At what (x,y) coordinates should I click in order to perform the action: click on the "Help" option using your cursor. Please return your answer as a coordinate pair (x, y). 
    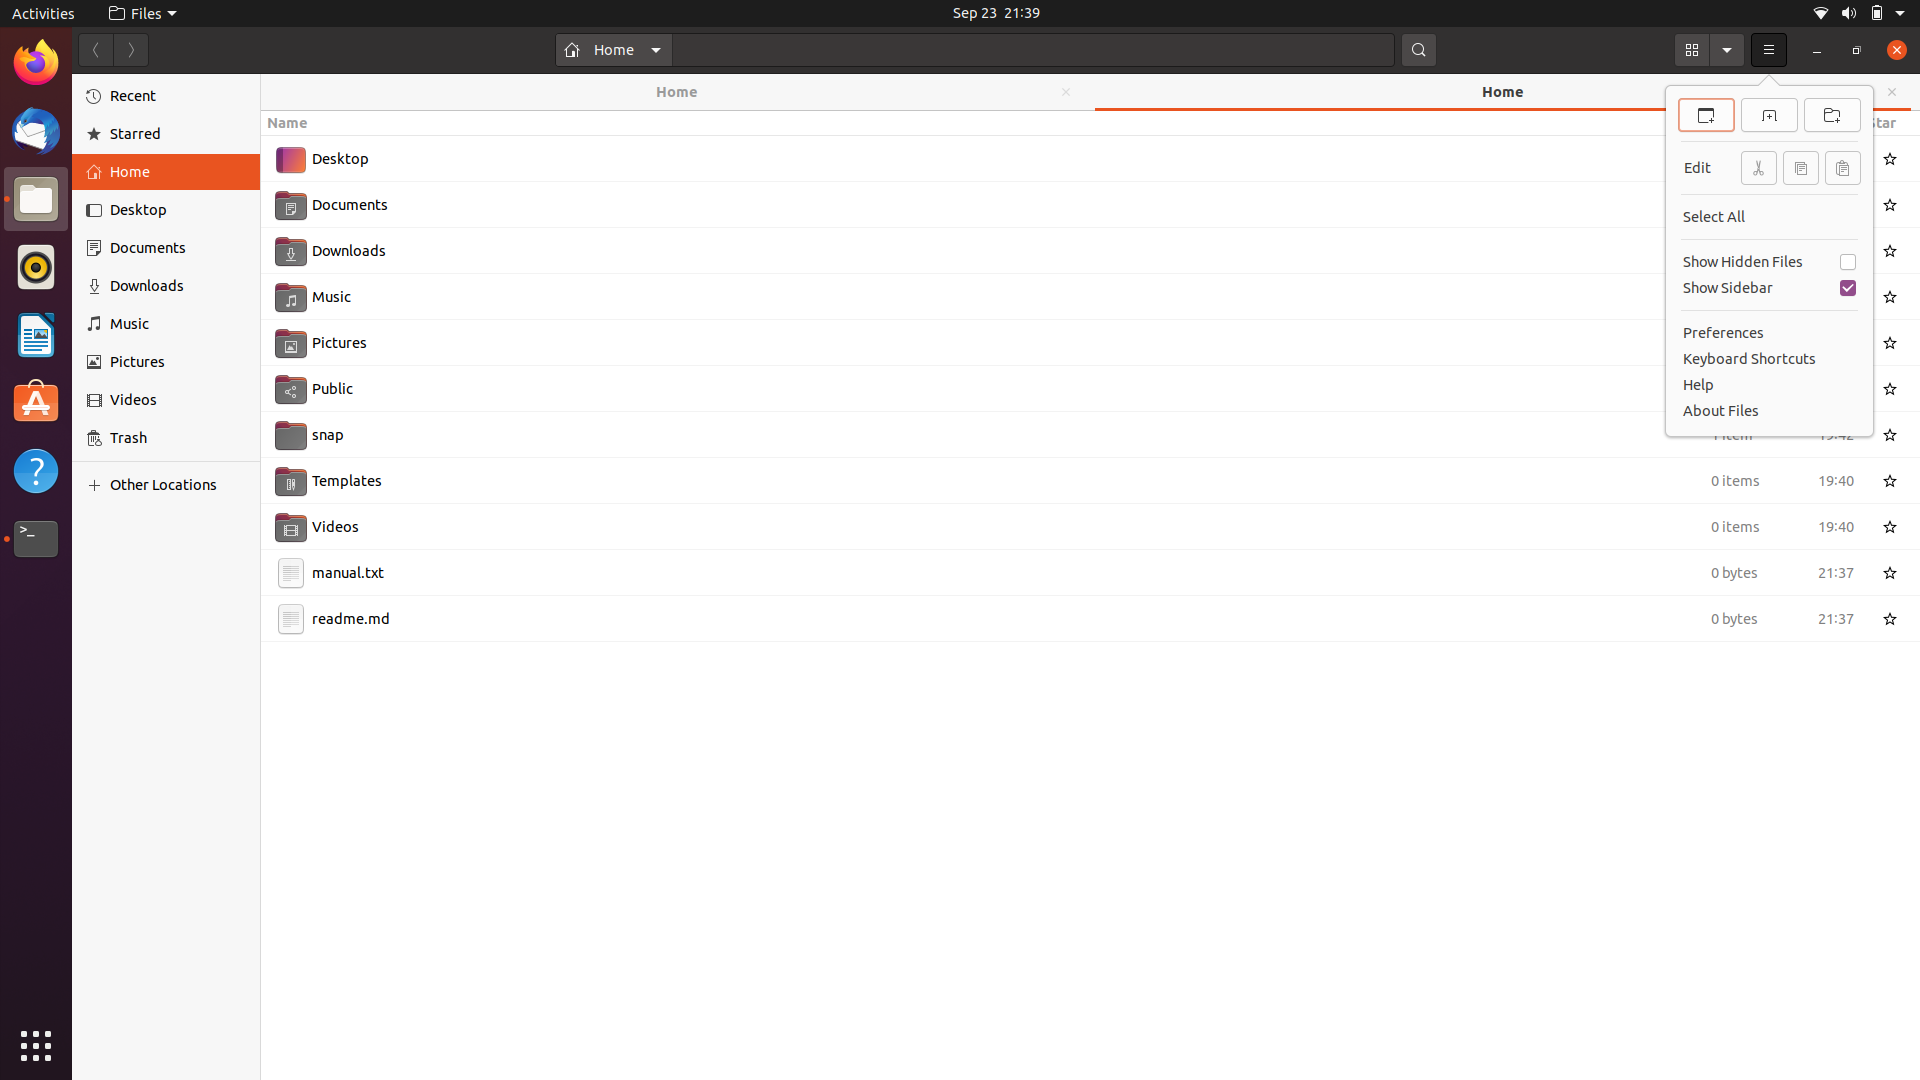
    Looking at the image, I should click on (1767, 384).